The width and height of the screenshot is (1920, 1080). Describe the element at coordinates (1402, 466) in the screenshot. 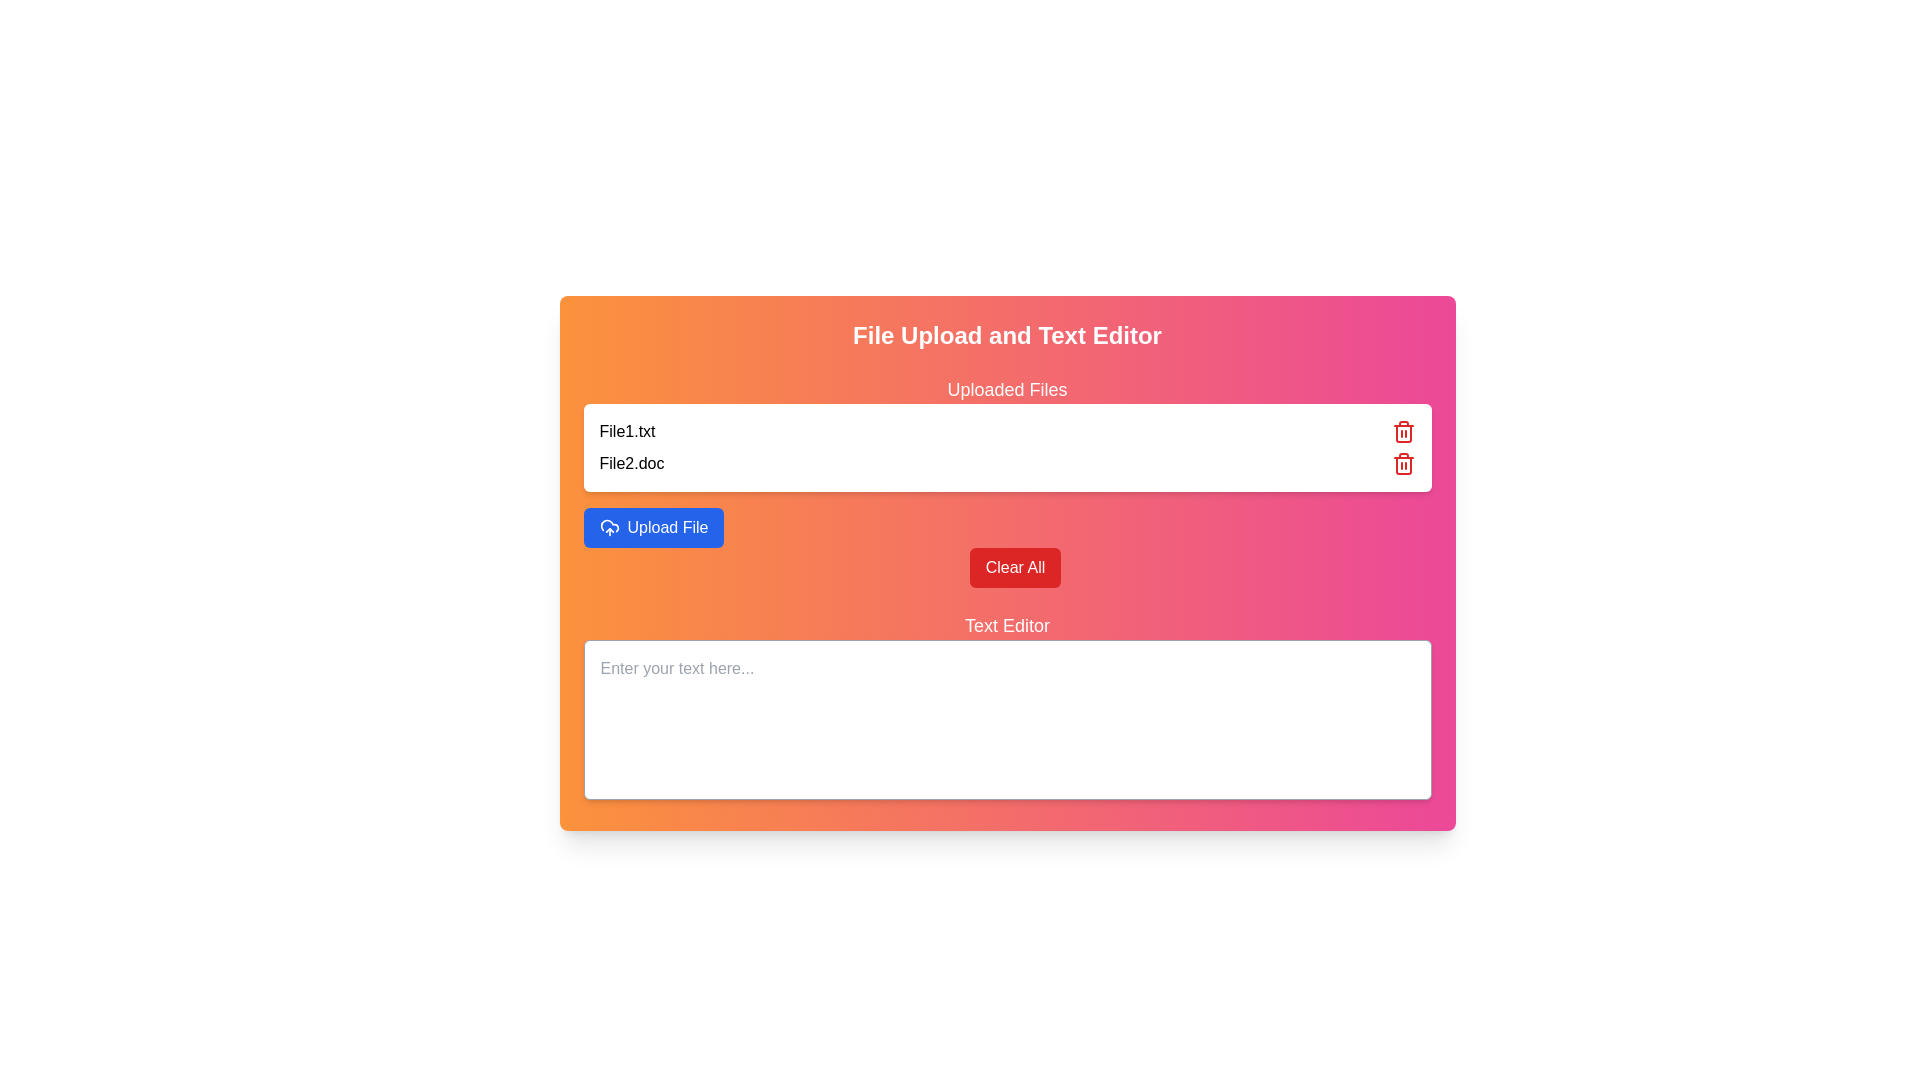

I see `the decorative part of the SVG trash can icon, which visually represents the body of the trash can, located on the right side of the individual file entry in the uploaded files list near the top of the page` at that location.